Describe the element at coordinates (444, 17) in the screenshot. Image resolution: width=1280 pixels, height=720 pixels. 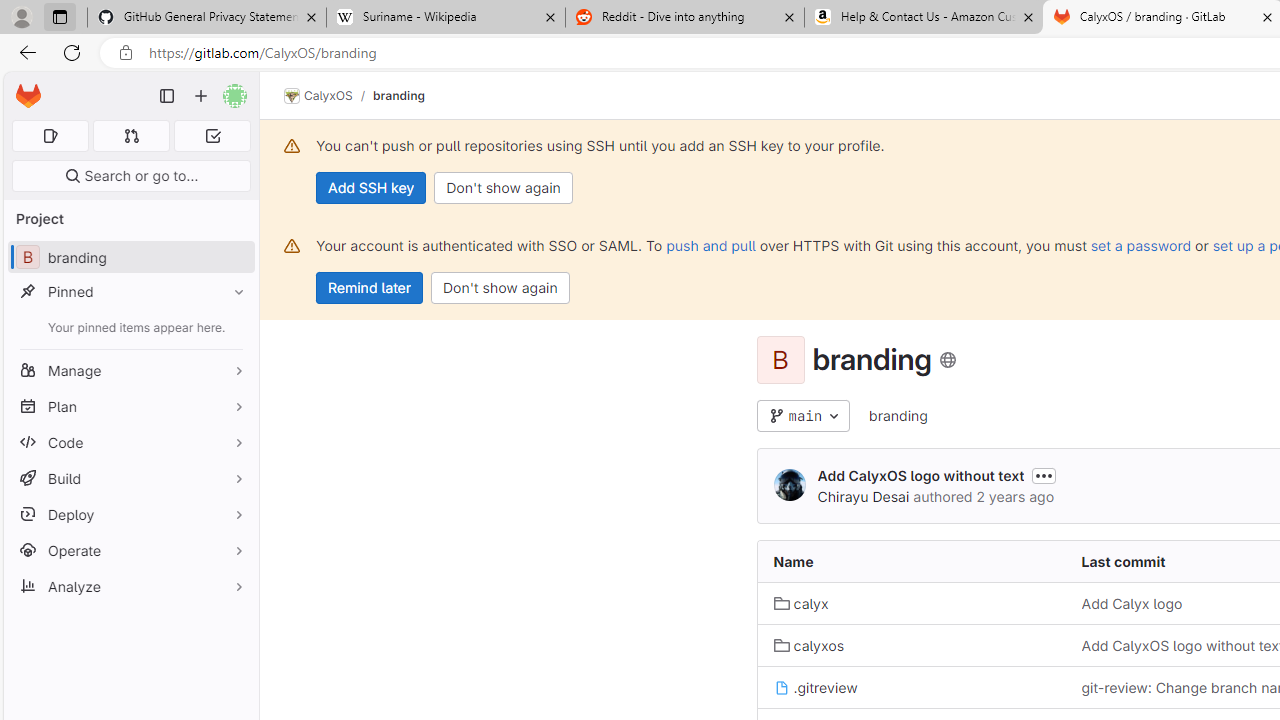
I see `'Suriname - Wikipedia'` at that location.